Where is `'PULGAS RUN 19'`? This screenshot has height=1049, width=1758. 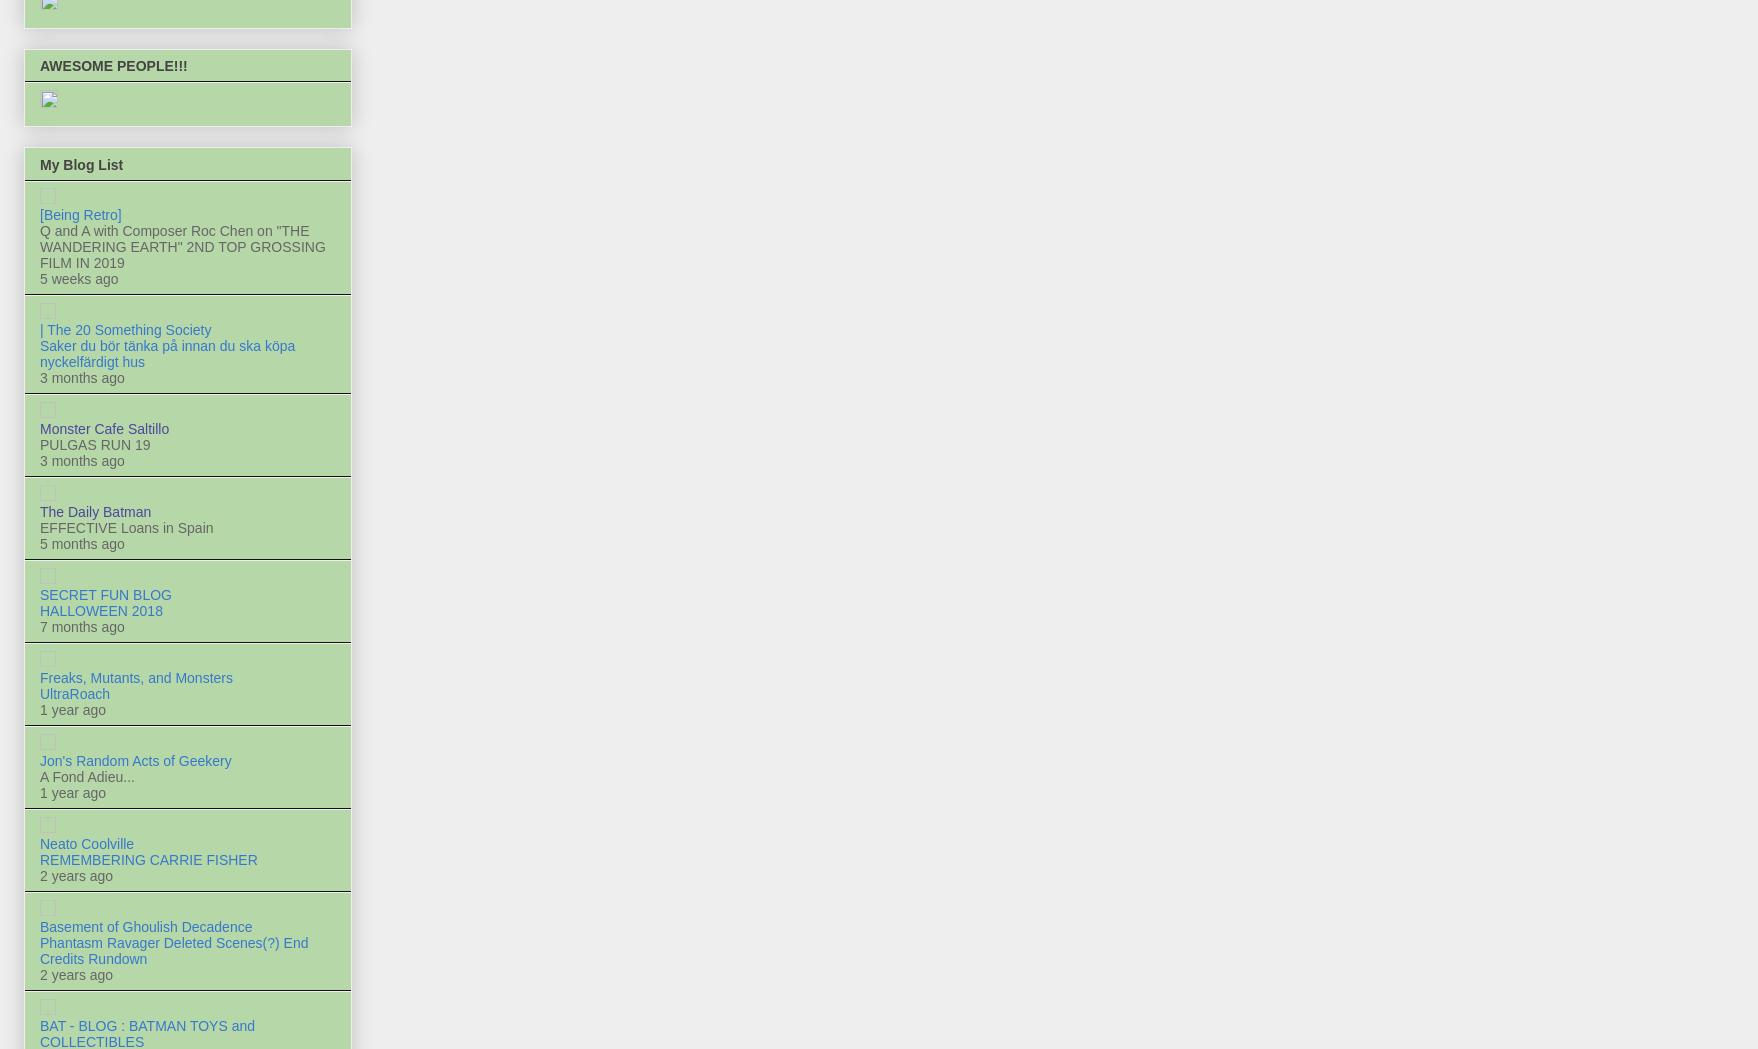
'PULGAS RUN 19' is located at coordinates (94, 443).